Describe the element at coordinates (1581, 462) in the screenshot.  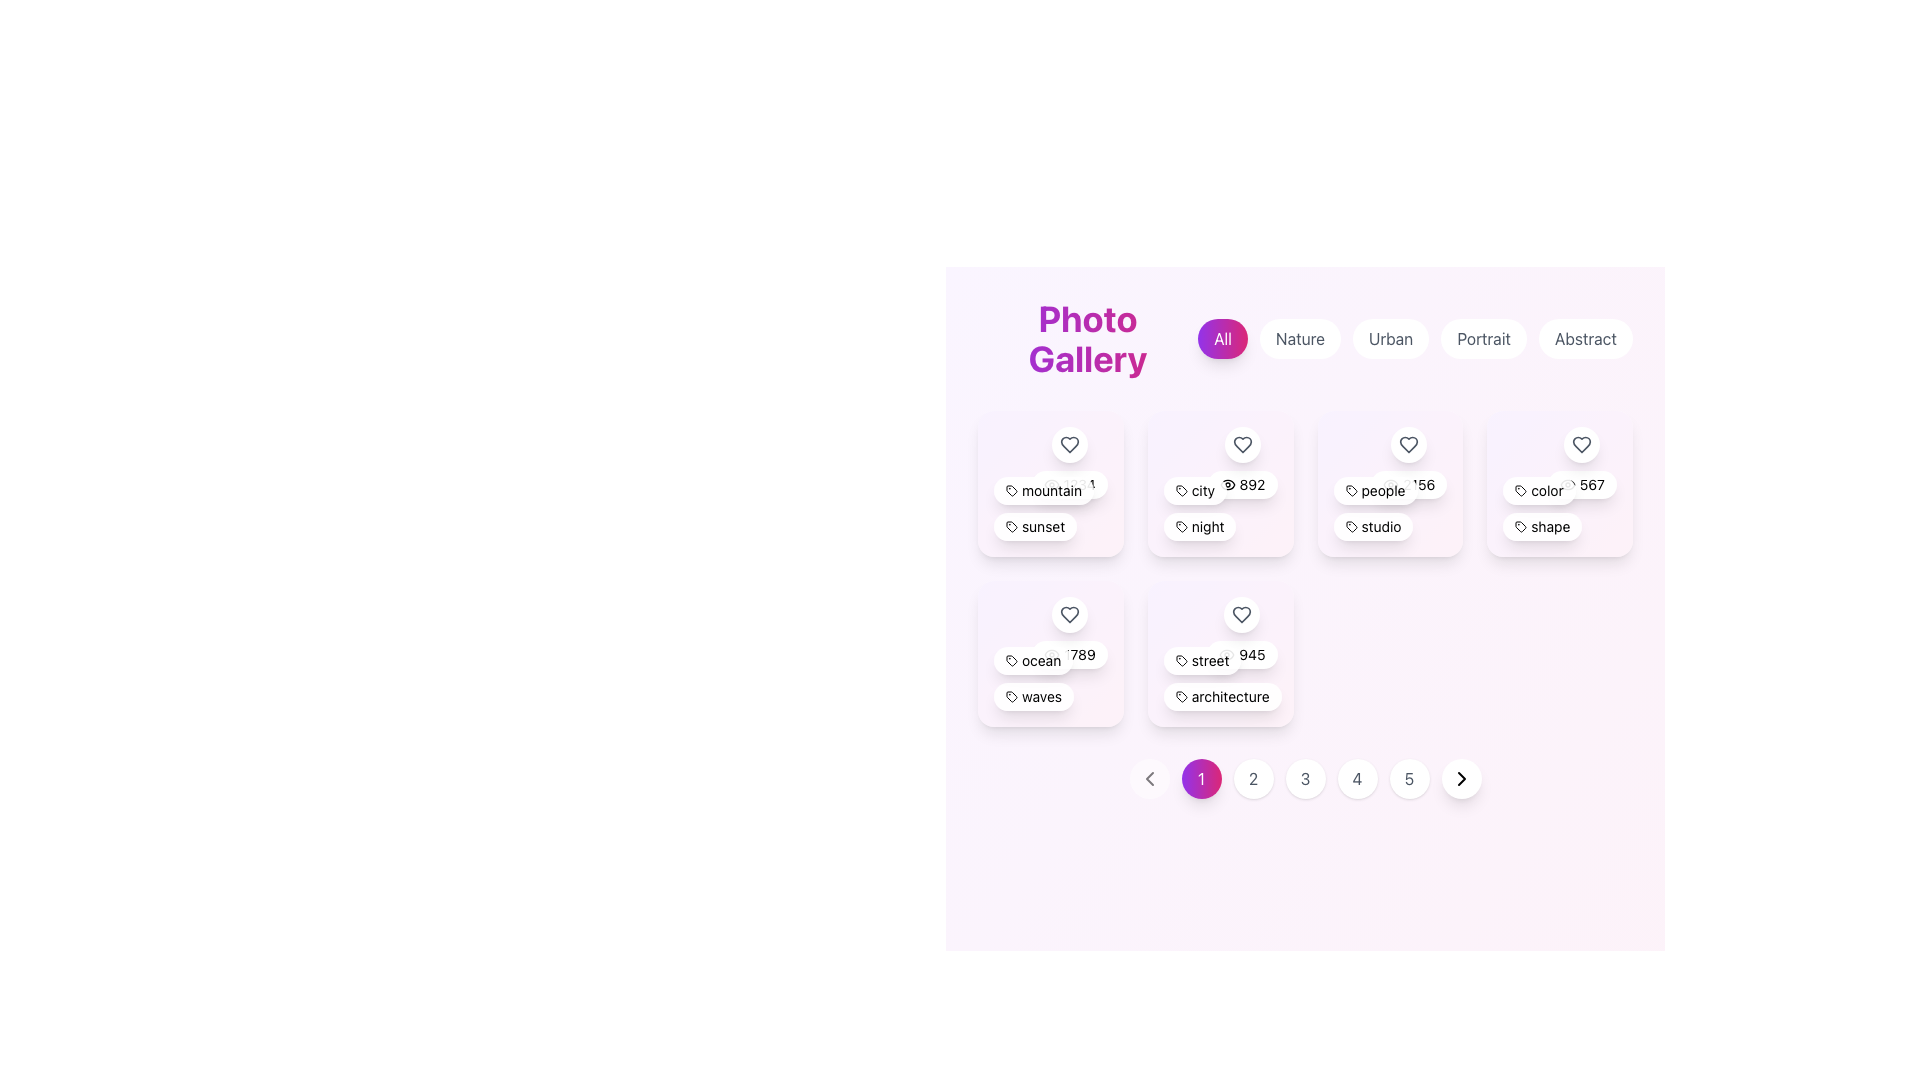
I see `the heart icon button enclosed within a white circular button at the top-right corner of the sixth card in the grid layout to like or favorite the item` at that location.